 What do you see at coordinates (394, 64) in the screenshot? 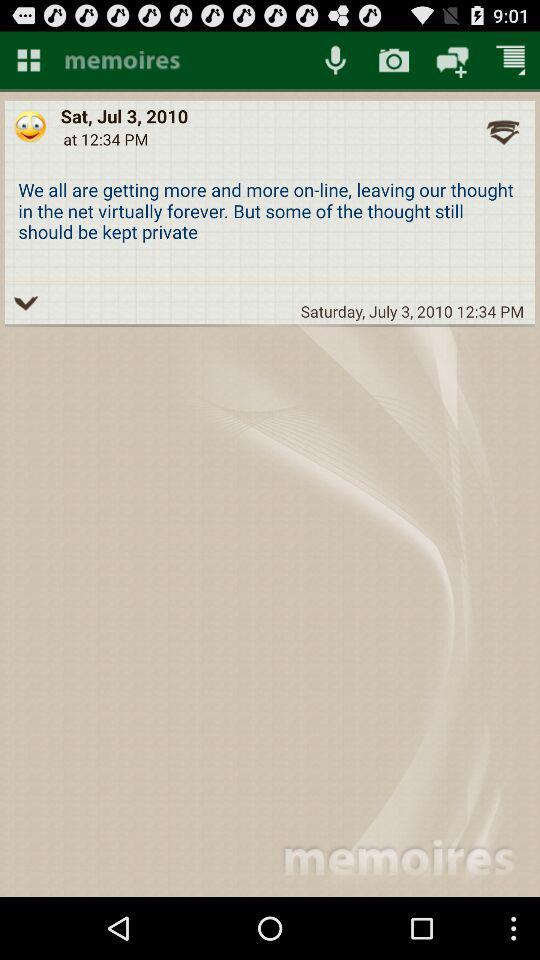
I see `the photo icon` at bounding box center [394, 64].